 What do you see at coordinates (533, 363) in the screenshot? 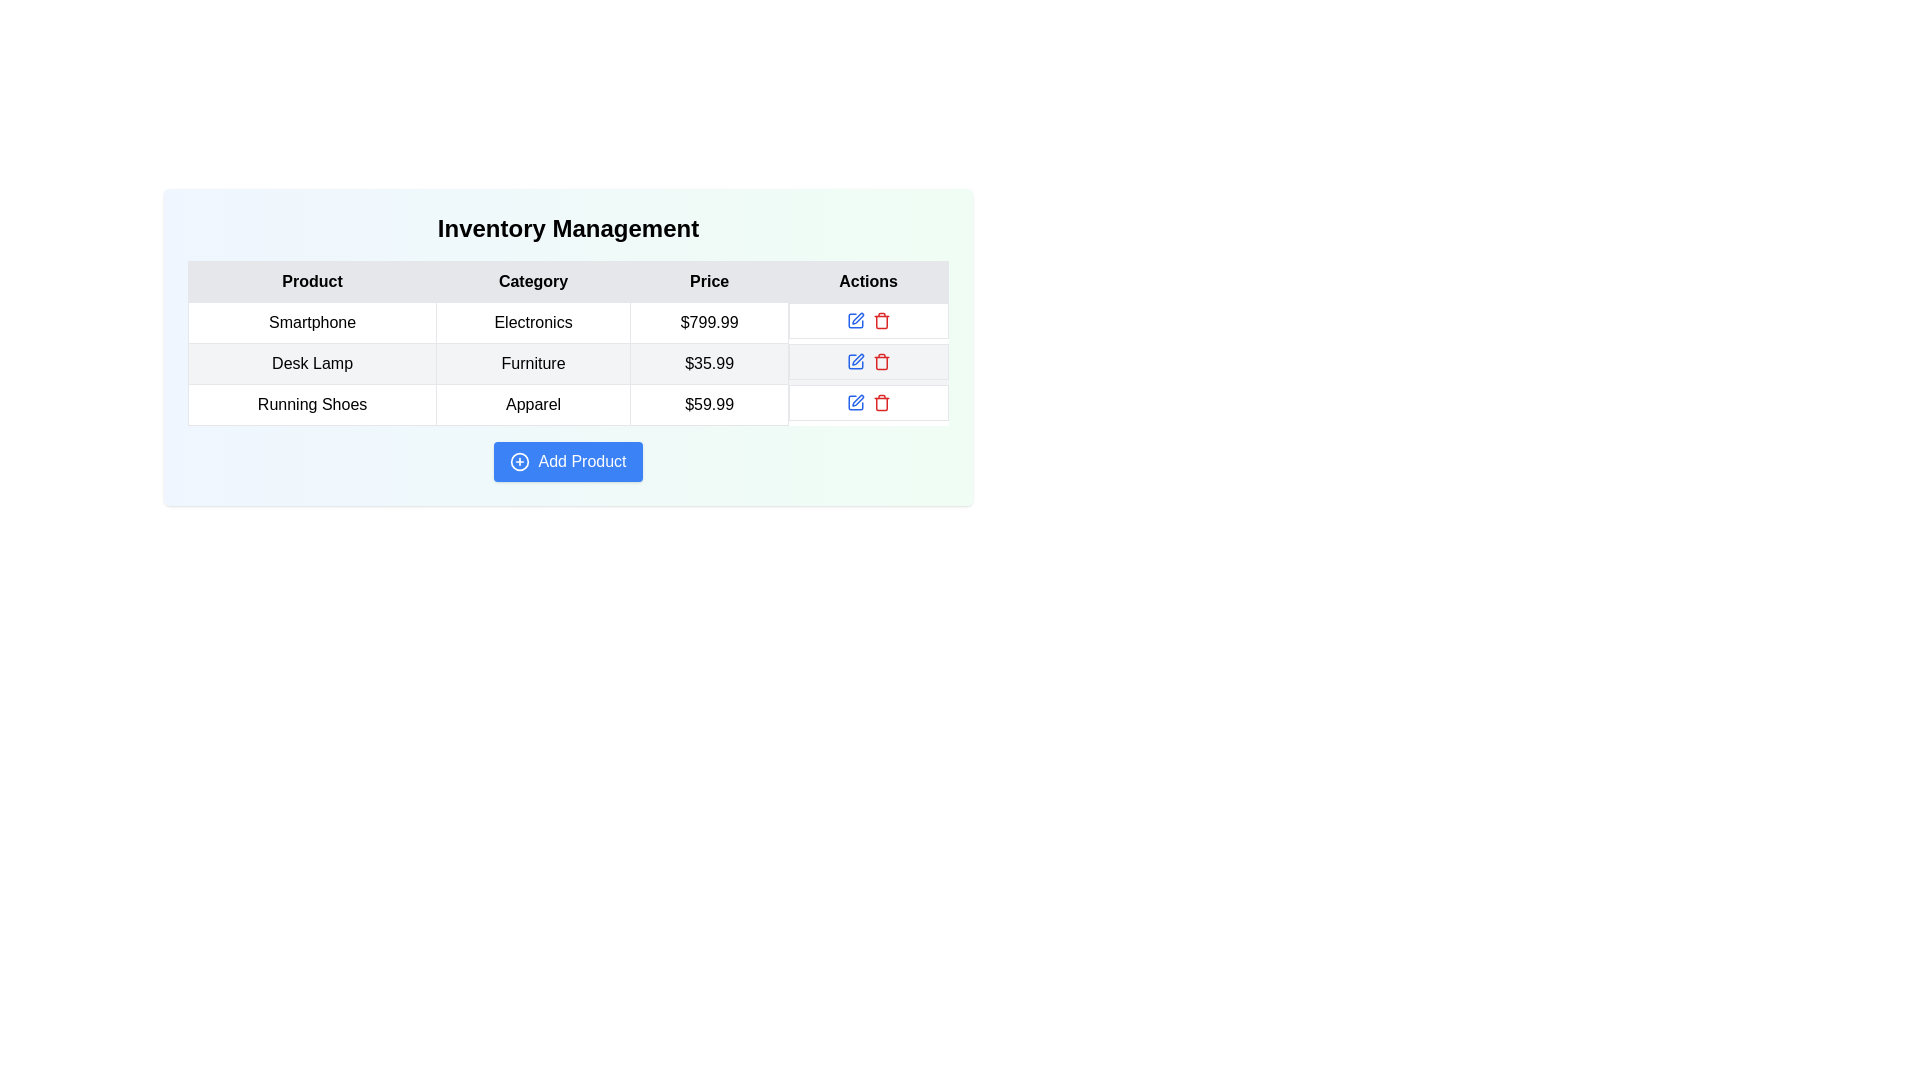
I see `the Text label that categorizes the 'Desk Lamp' product under the 'Furniture' genre, which is the second entry in the 'Category' column of the table` at bounding box center [533, 363].